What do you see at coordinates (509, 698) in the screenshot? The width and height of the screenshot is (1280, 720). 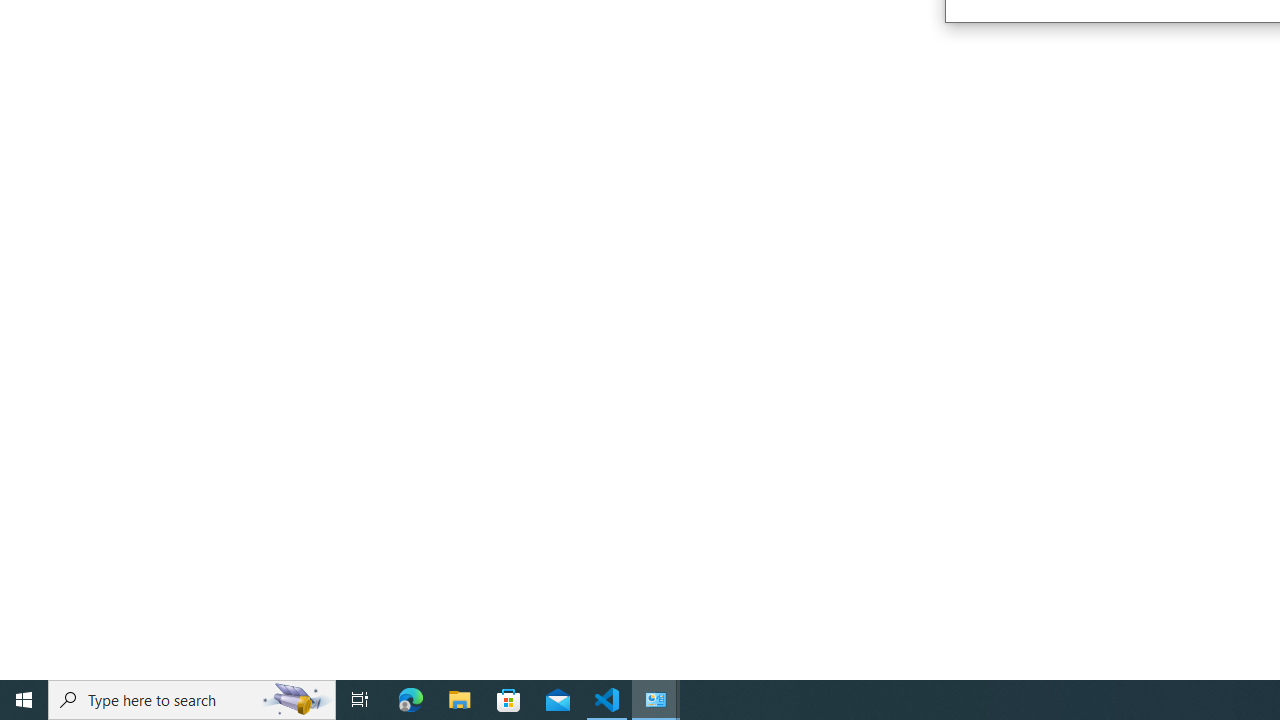 I see `'Microsoft Store'` at bounding box center [509, 698].